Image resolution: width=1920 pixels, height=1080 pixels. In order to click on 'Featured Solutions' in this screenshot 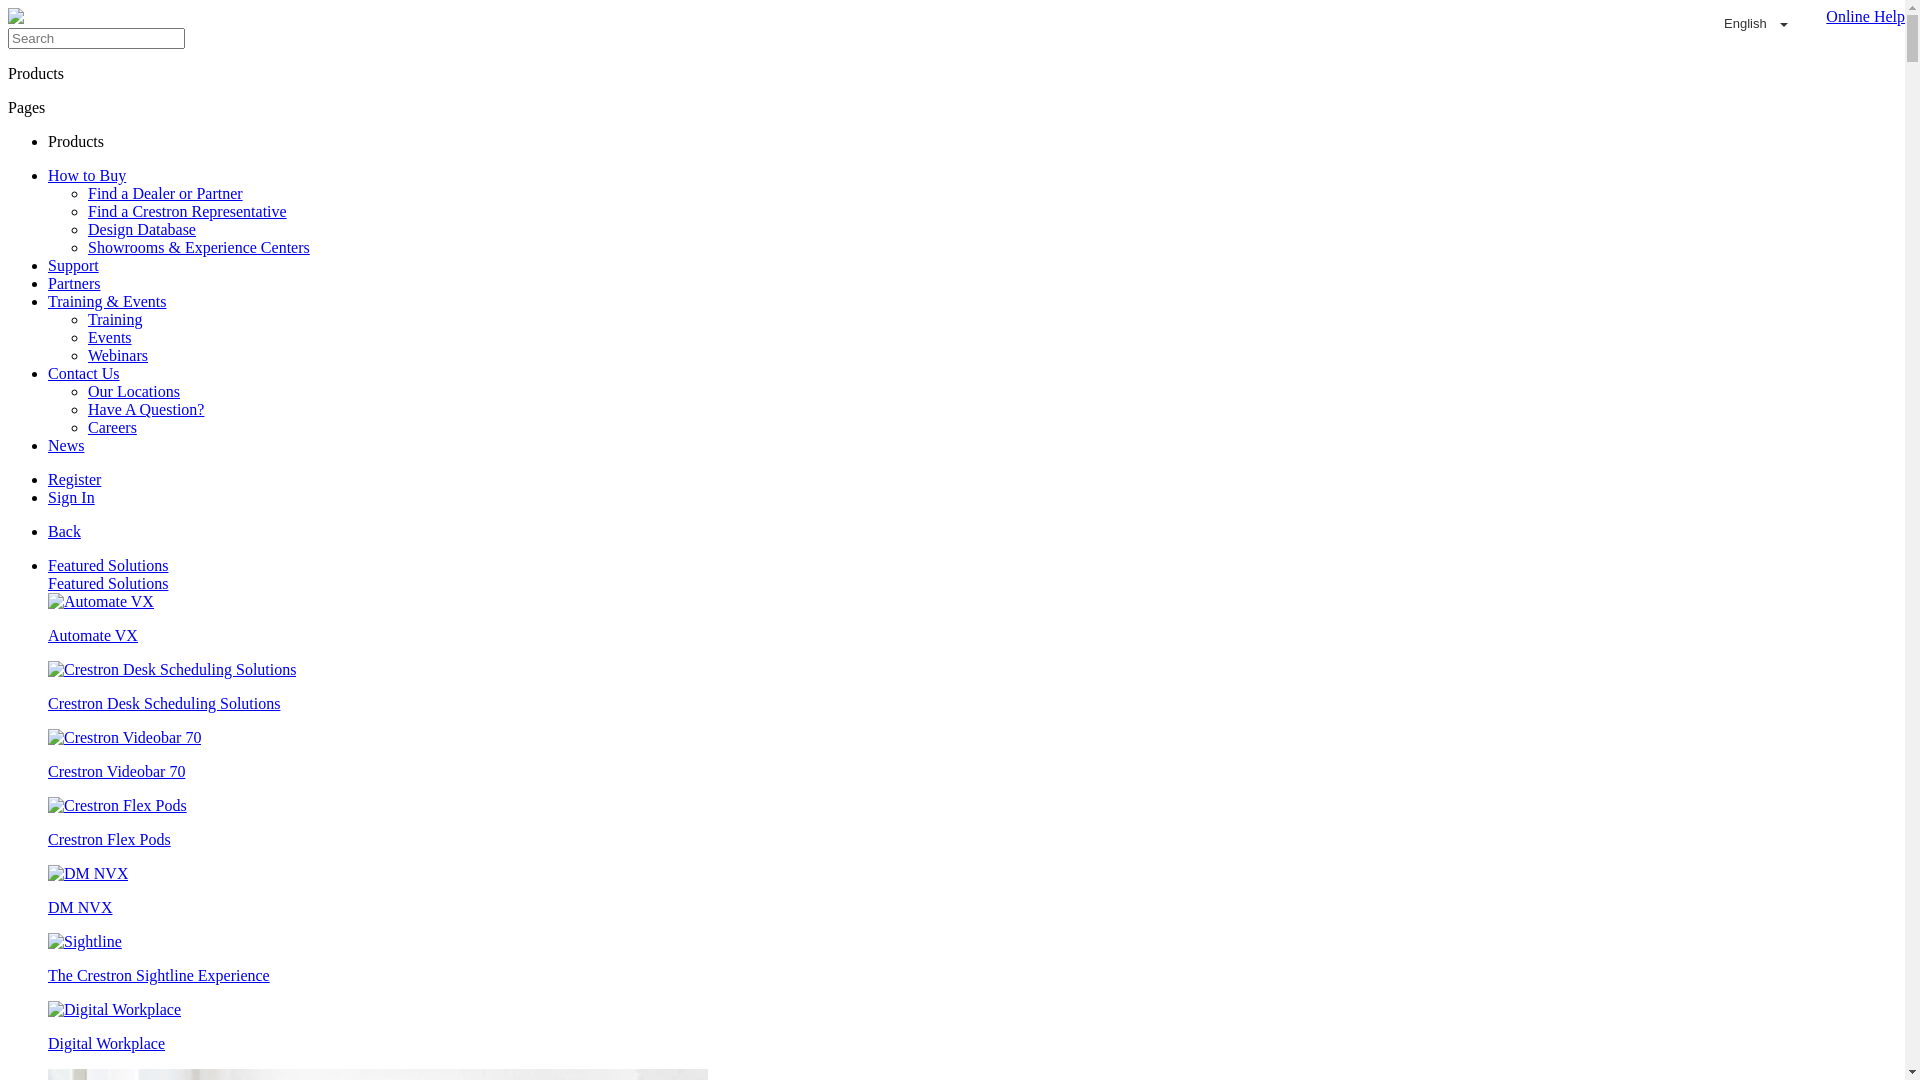, I will do `click(48, 565)`.